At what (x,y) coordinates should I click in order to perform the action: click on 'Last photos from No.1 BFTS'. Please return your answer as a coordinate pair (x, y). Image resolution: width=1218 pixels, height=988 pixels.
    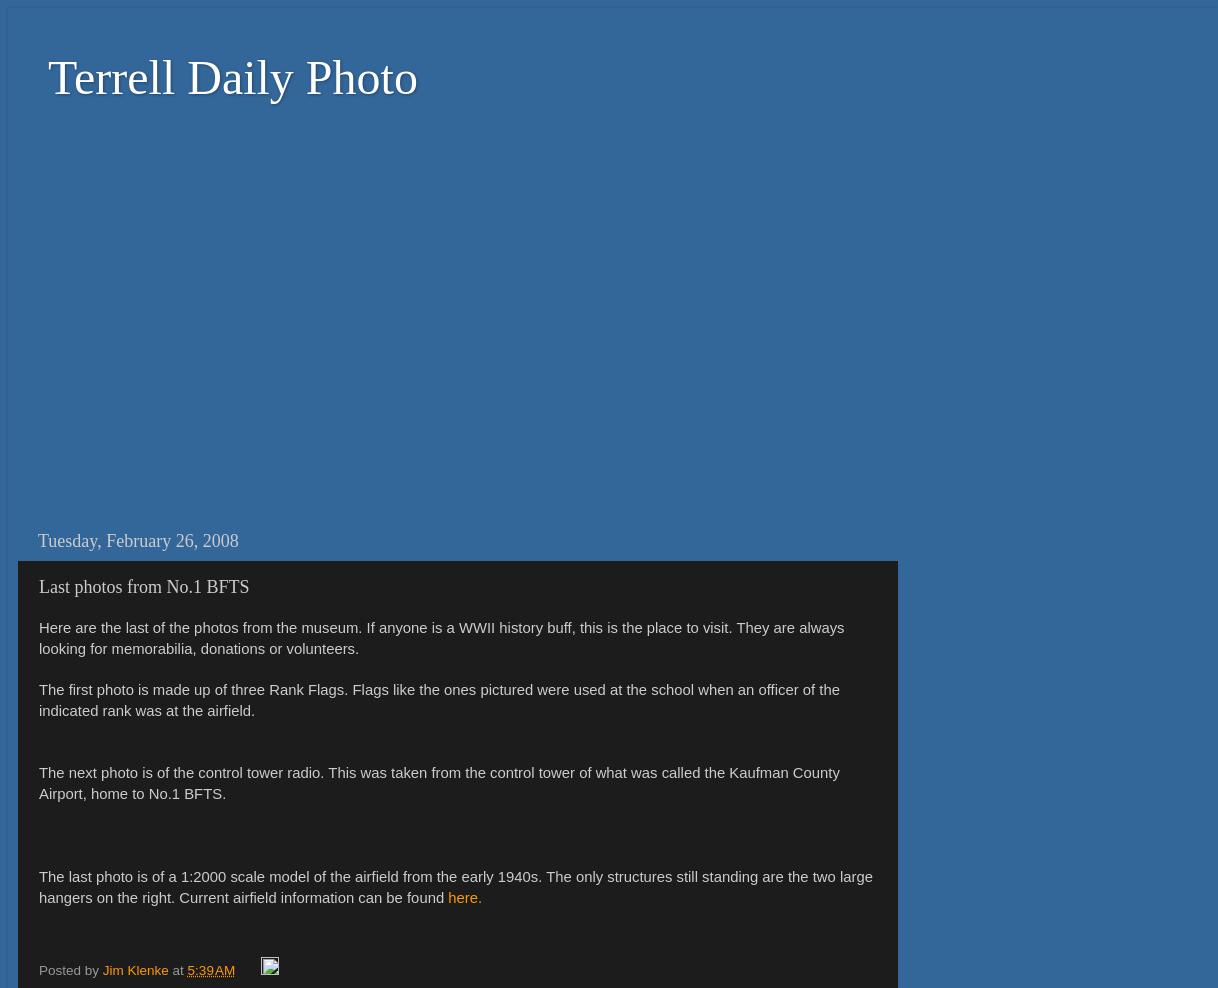
    Looking at the image, I should click on (142, 585).